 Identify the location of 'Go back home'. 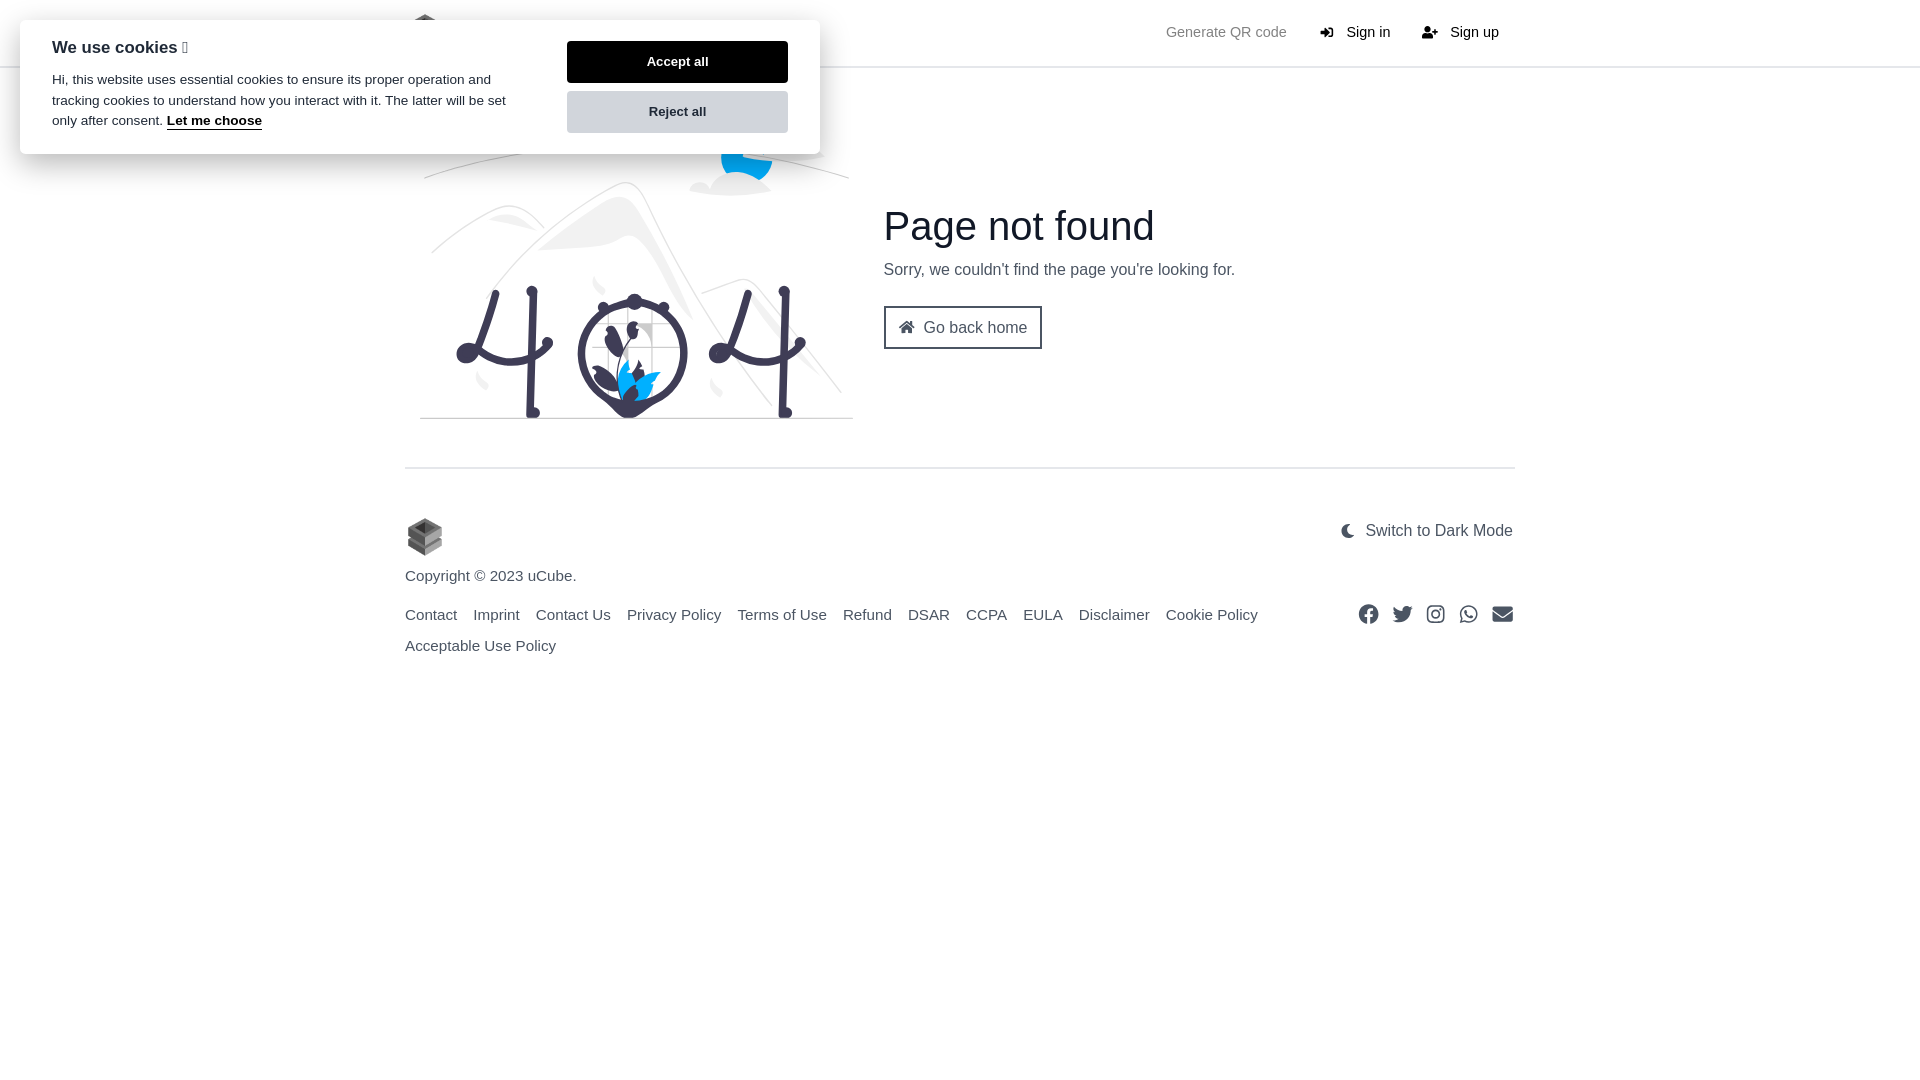
(963, 326).